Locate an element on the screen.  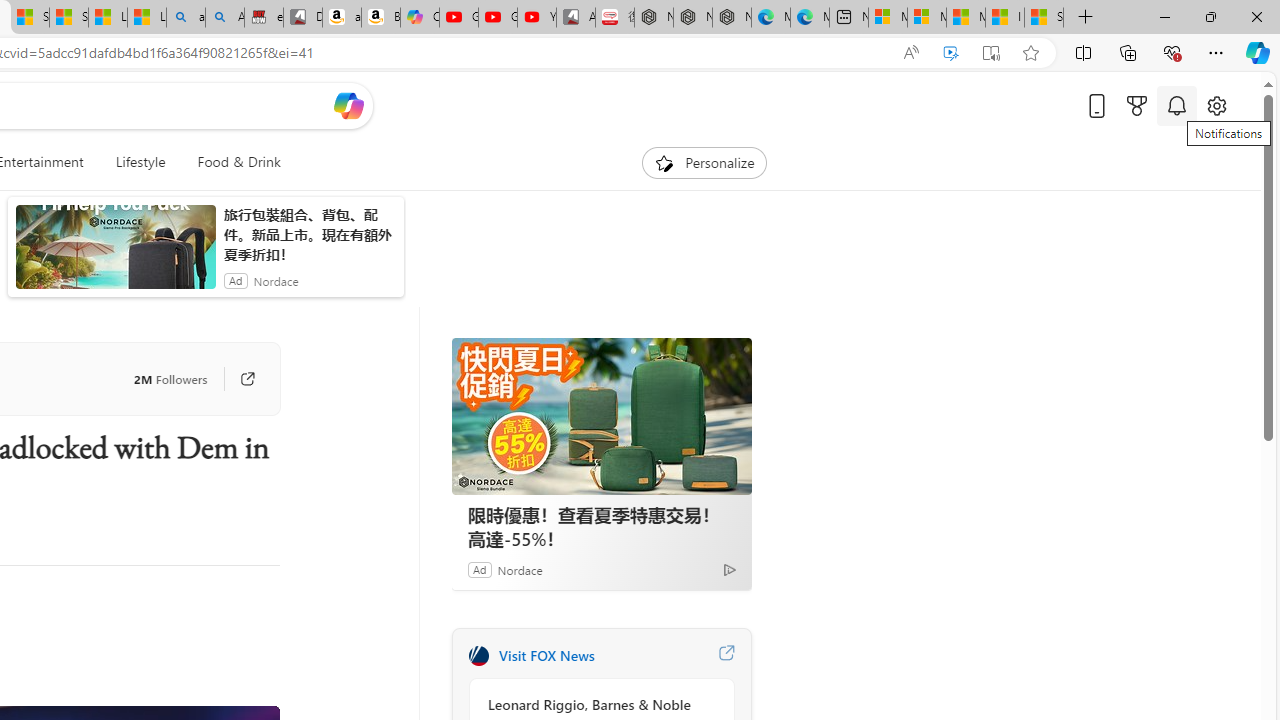
'Visit FOX News website' is located at coordinates (725, 655).